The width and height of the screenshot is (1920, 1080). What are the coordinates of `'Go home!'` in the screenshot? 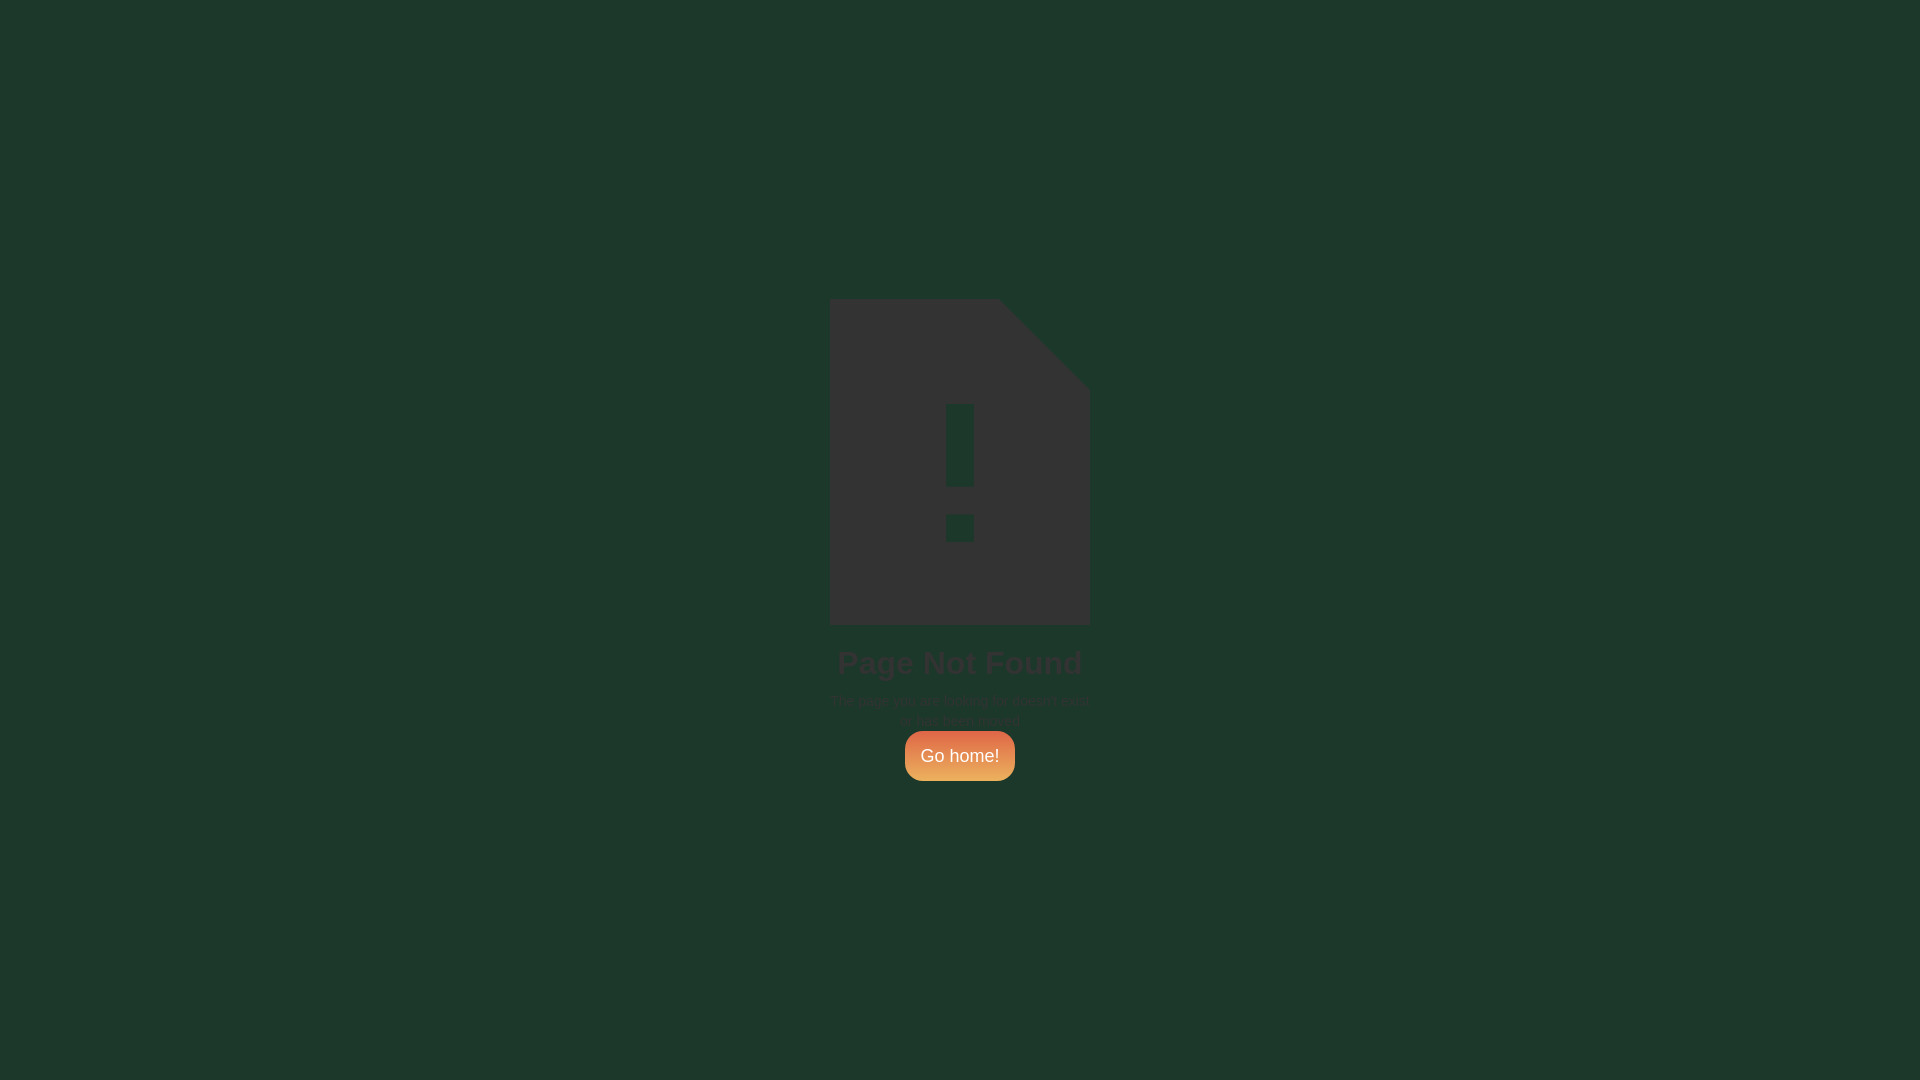 It's located at (958, 756).